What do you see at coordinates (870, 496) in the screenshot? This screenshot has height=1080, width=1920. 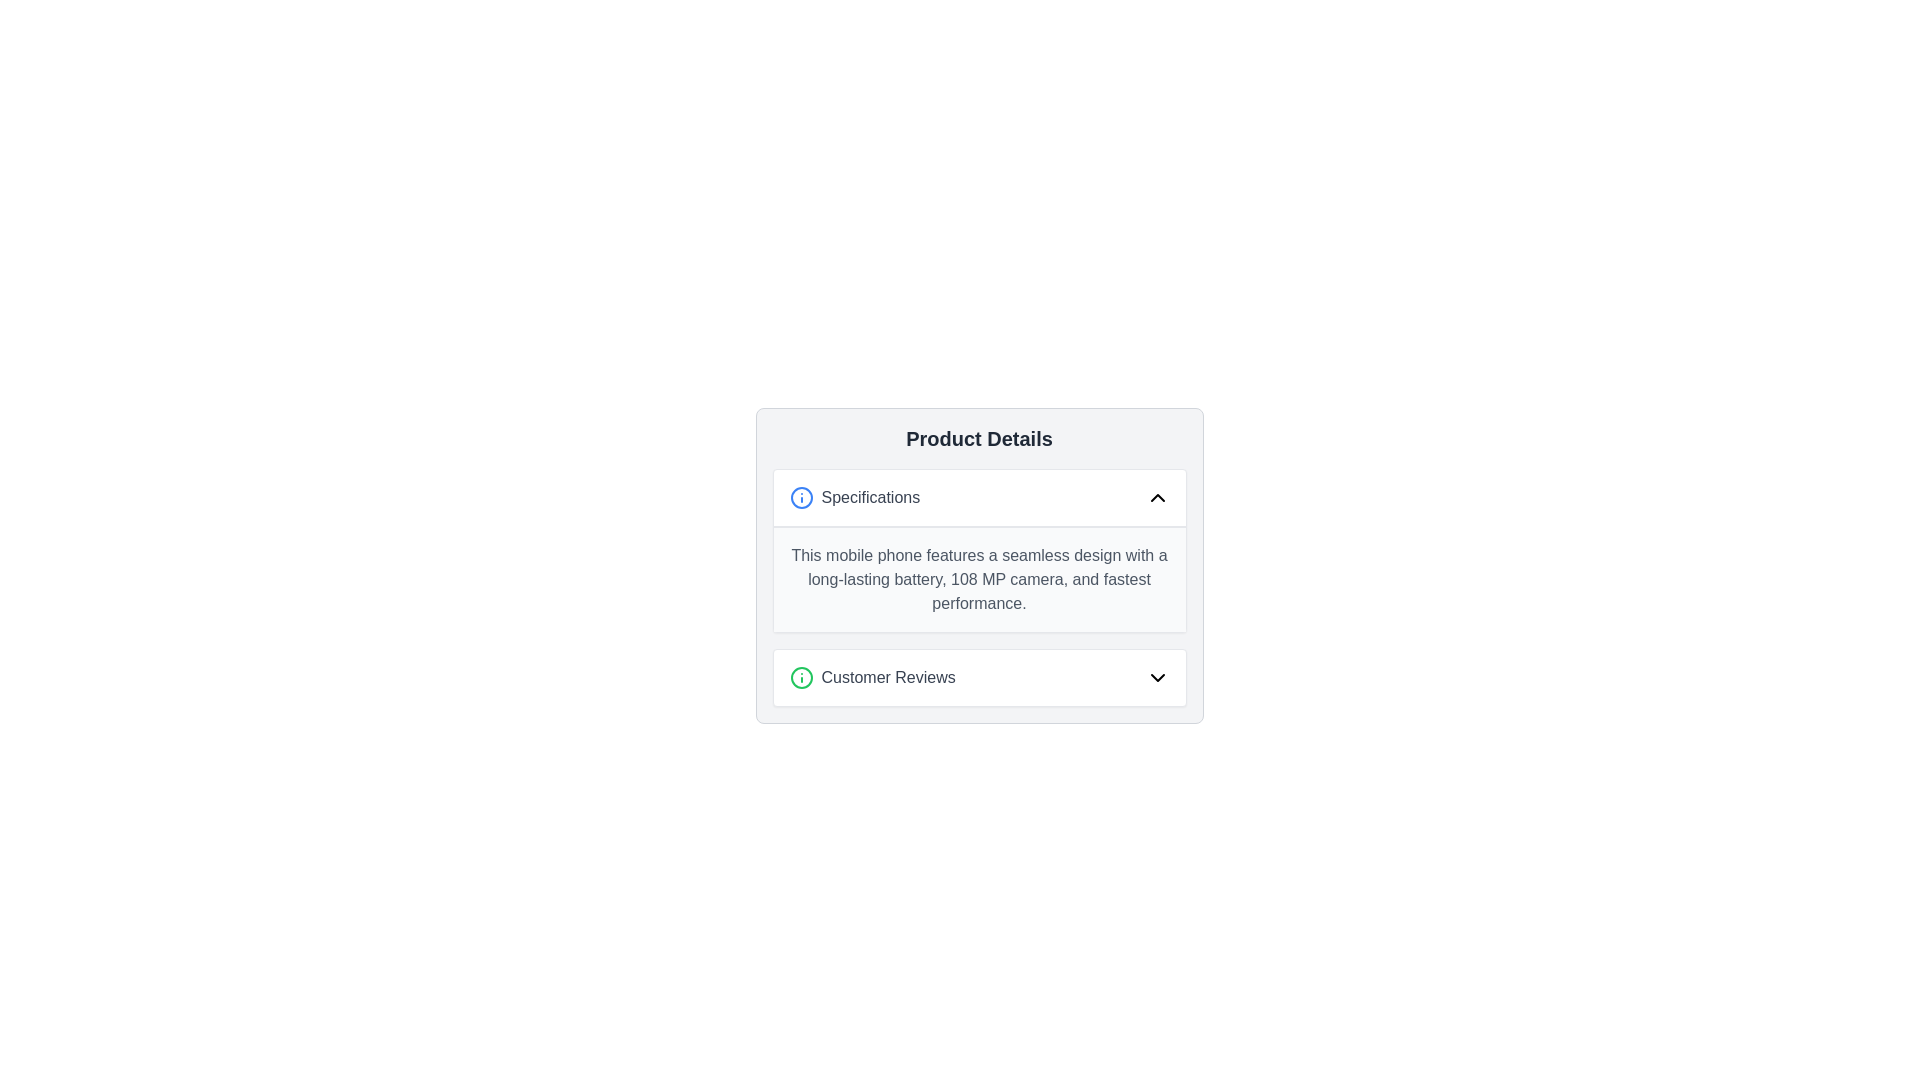 I see `the text label that serves as a header for product specifications, located to the right of the information icon within the 'Product Details' panel` at bounding box center [870, 496].